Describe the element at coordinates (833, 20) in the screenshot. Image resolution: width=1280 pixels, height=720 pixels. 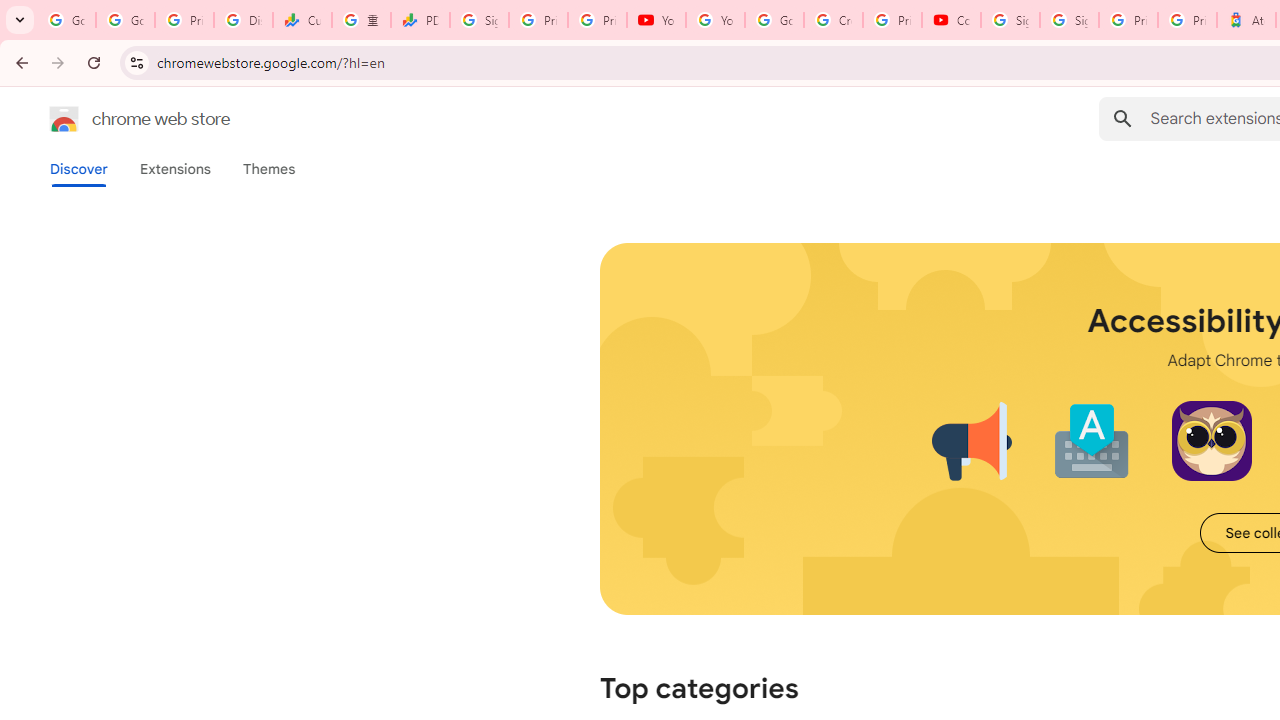
I see `'Create your Google Account'` at that location.